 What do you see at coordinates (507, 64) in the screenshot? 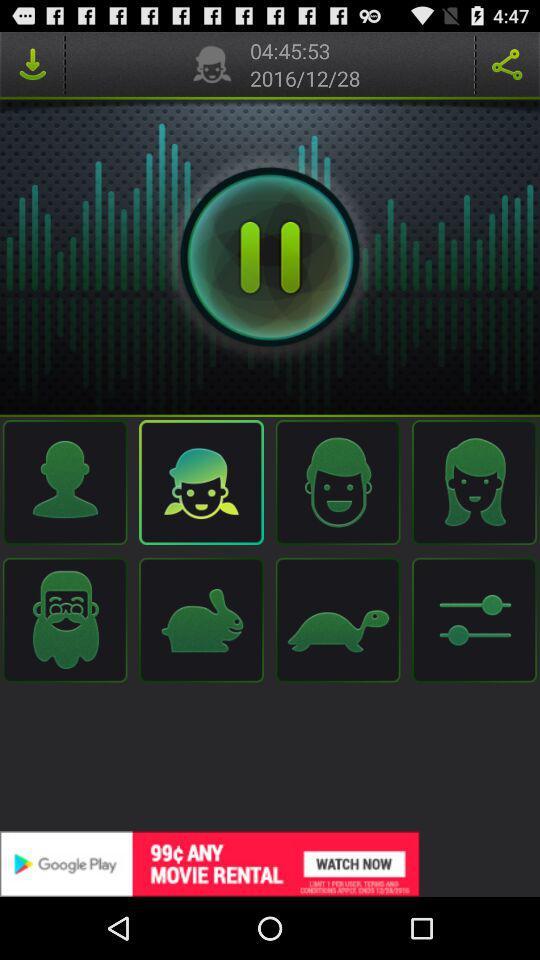
I see `it` at bounding box center [507, 64].